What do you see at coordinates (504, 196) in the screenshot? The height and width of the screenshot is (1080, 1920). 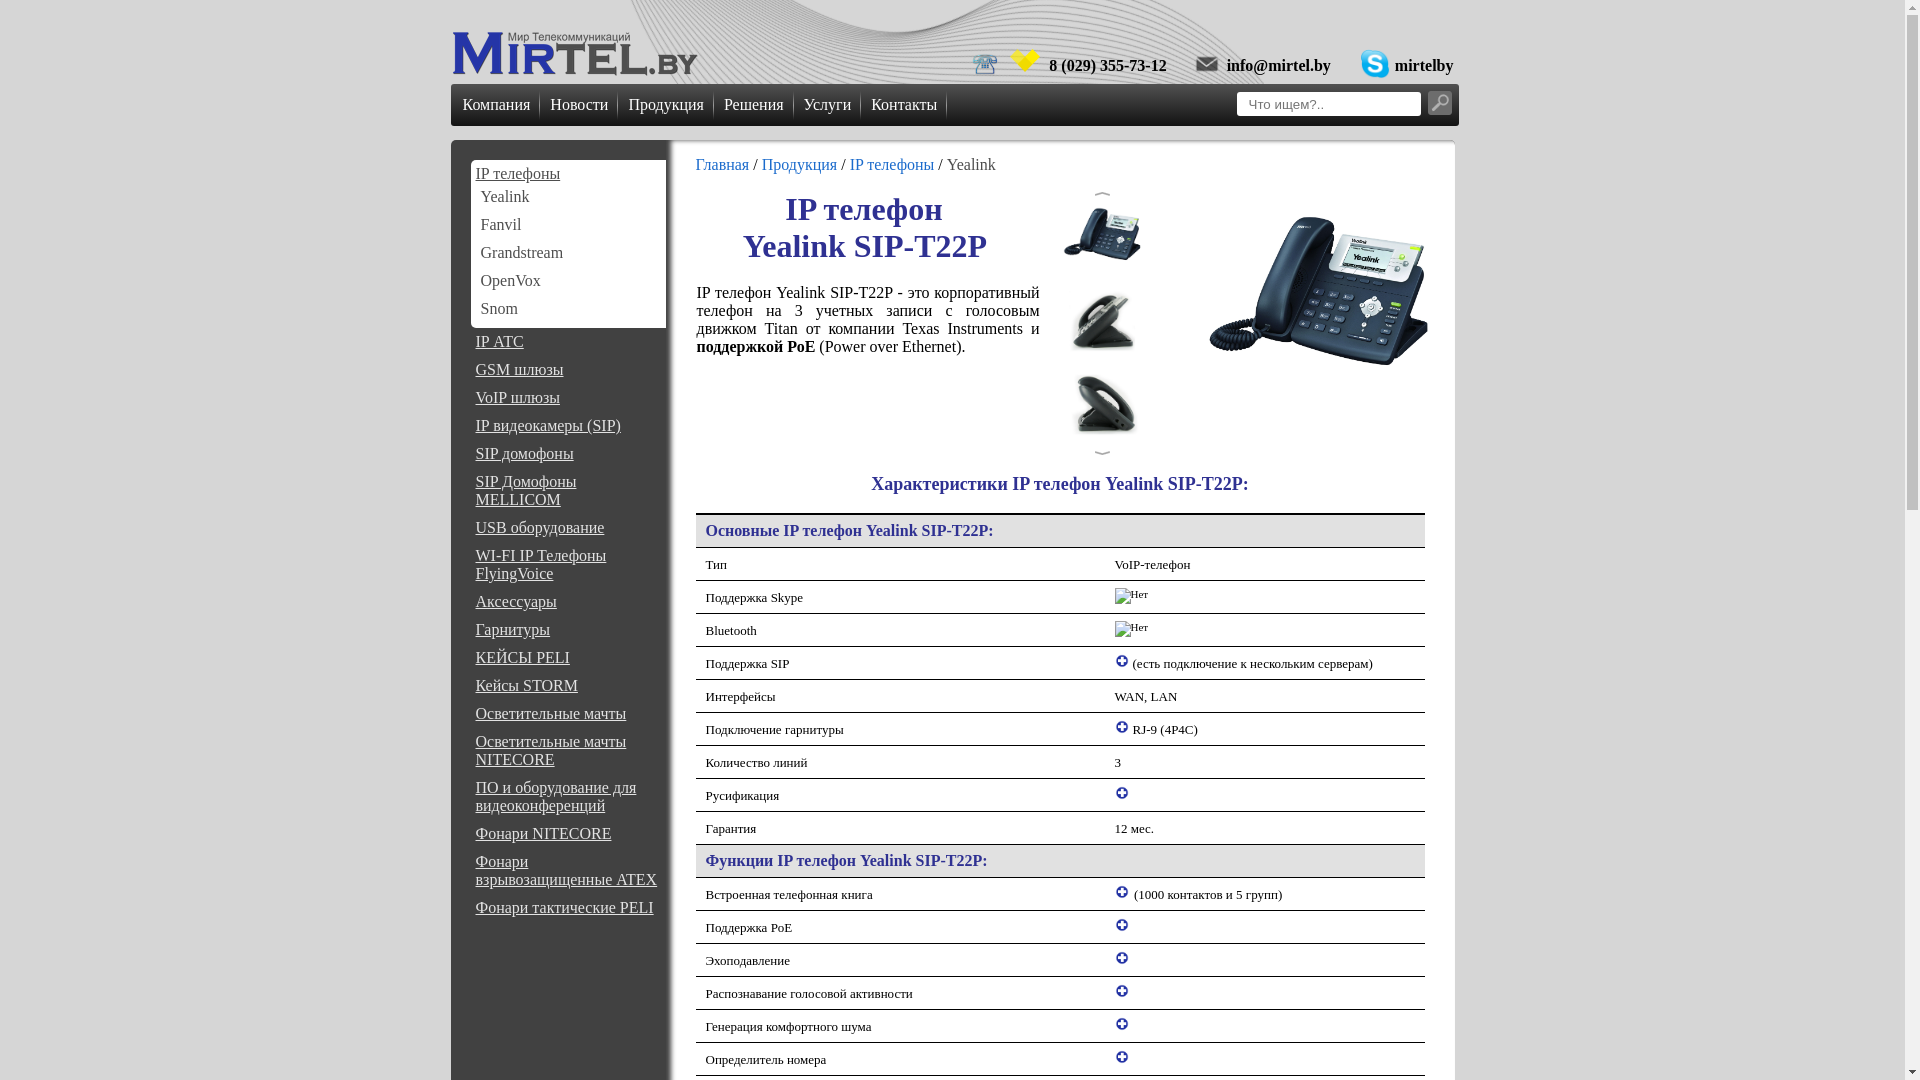 I see `'Yealink'` at bounding box center [504, 196].